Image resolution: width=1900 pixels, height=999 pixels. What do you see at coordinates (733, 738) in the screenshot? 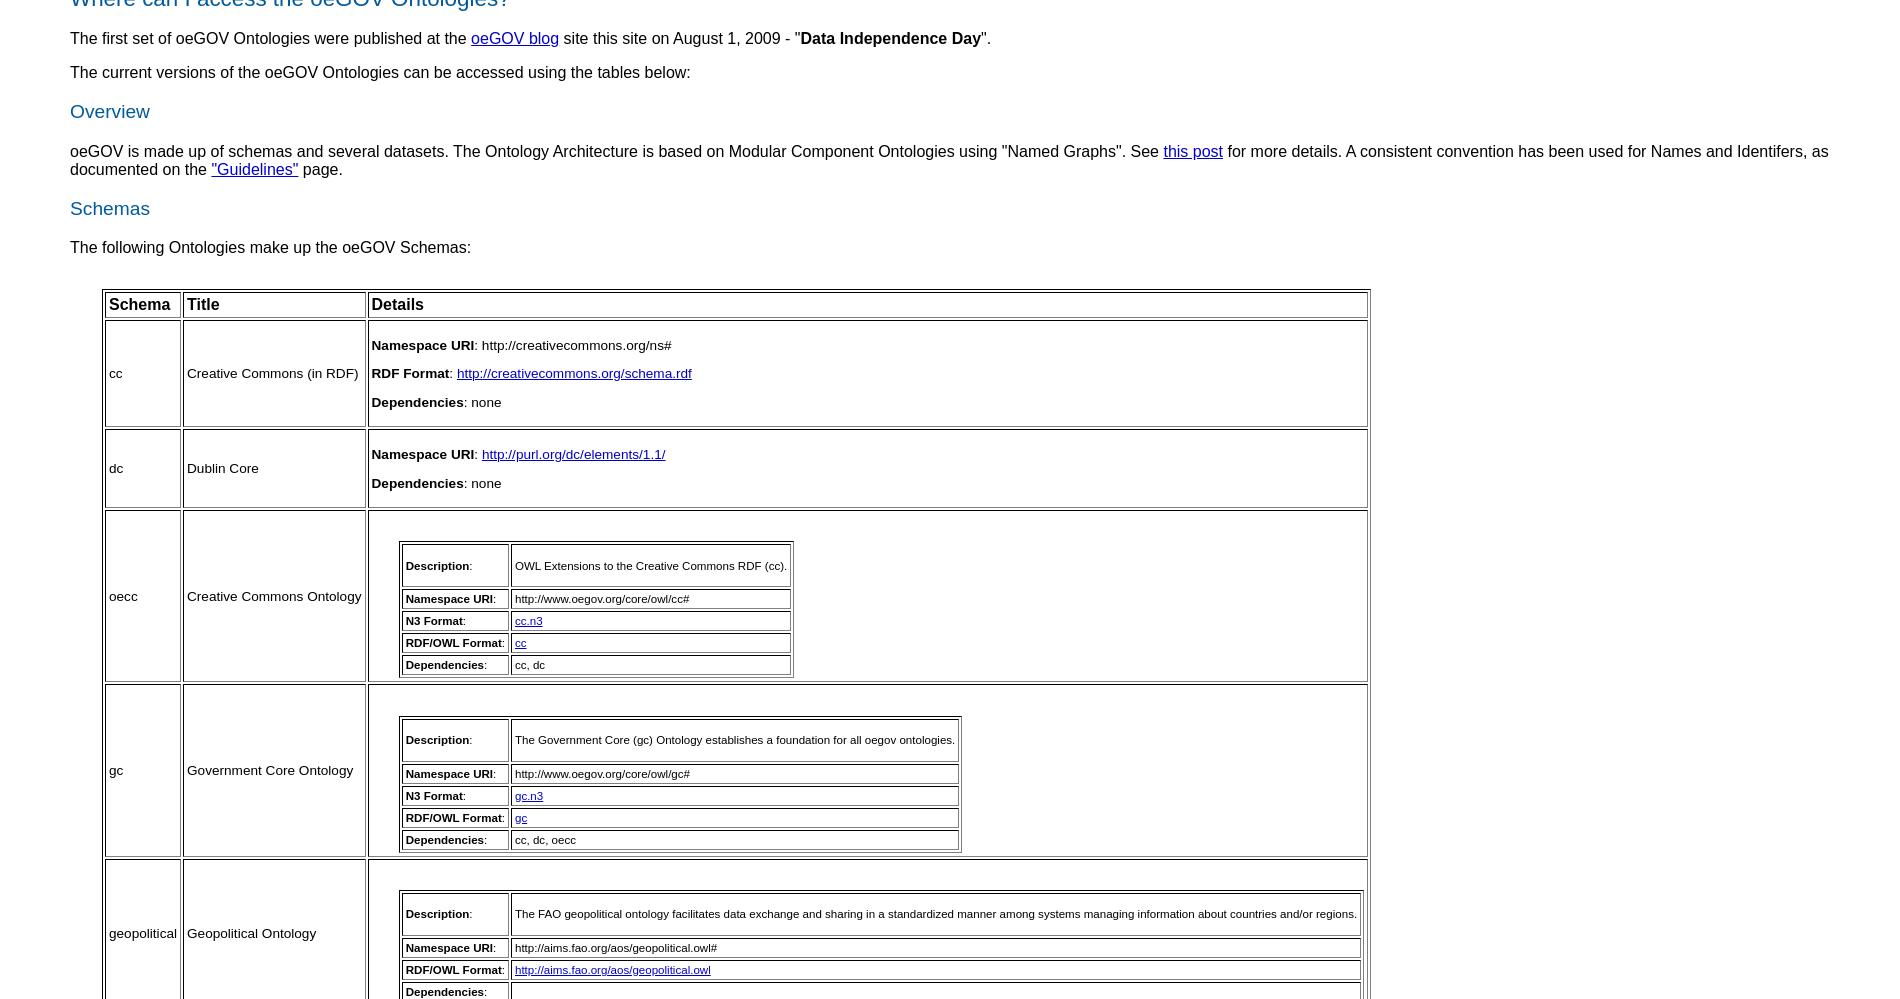
I see `'The Government Core (gc) Ontology establishes a foundation for all oegov ontologies.'` at bounding box center [733, 738].